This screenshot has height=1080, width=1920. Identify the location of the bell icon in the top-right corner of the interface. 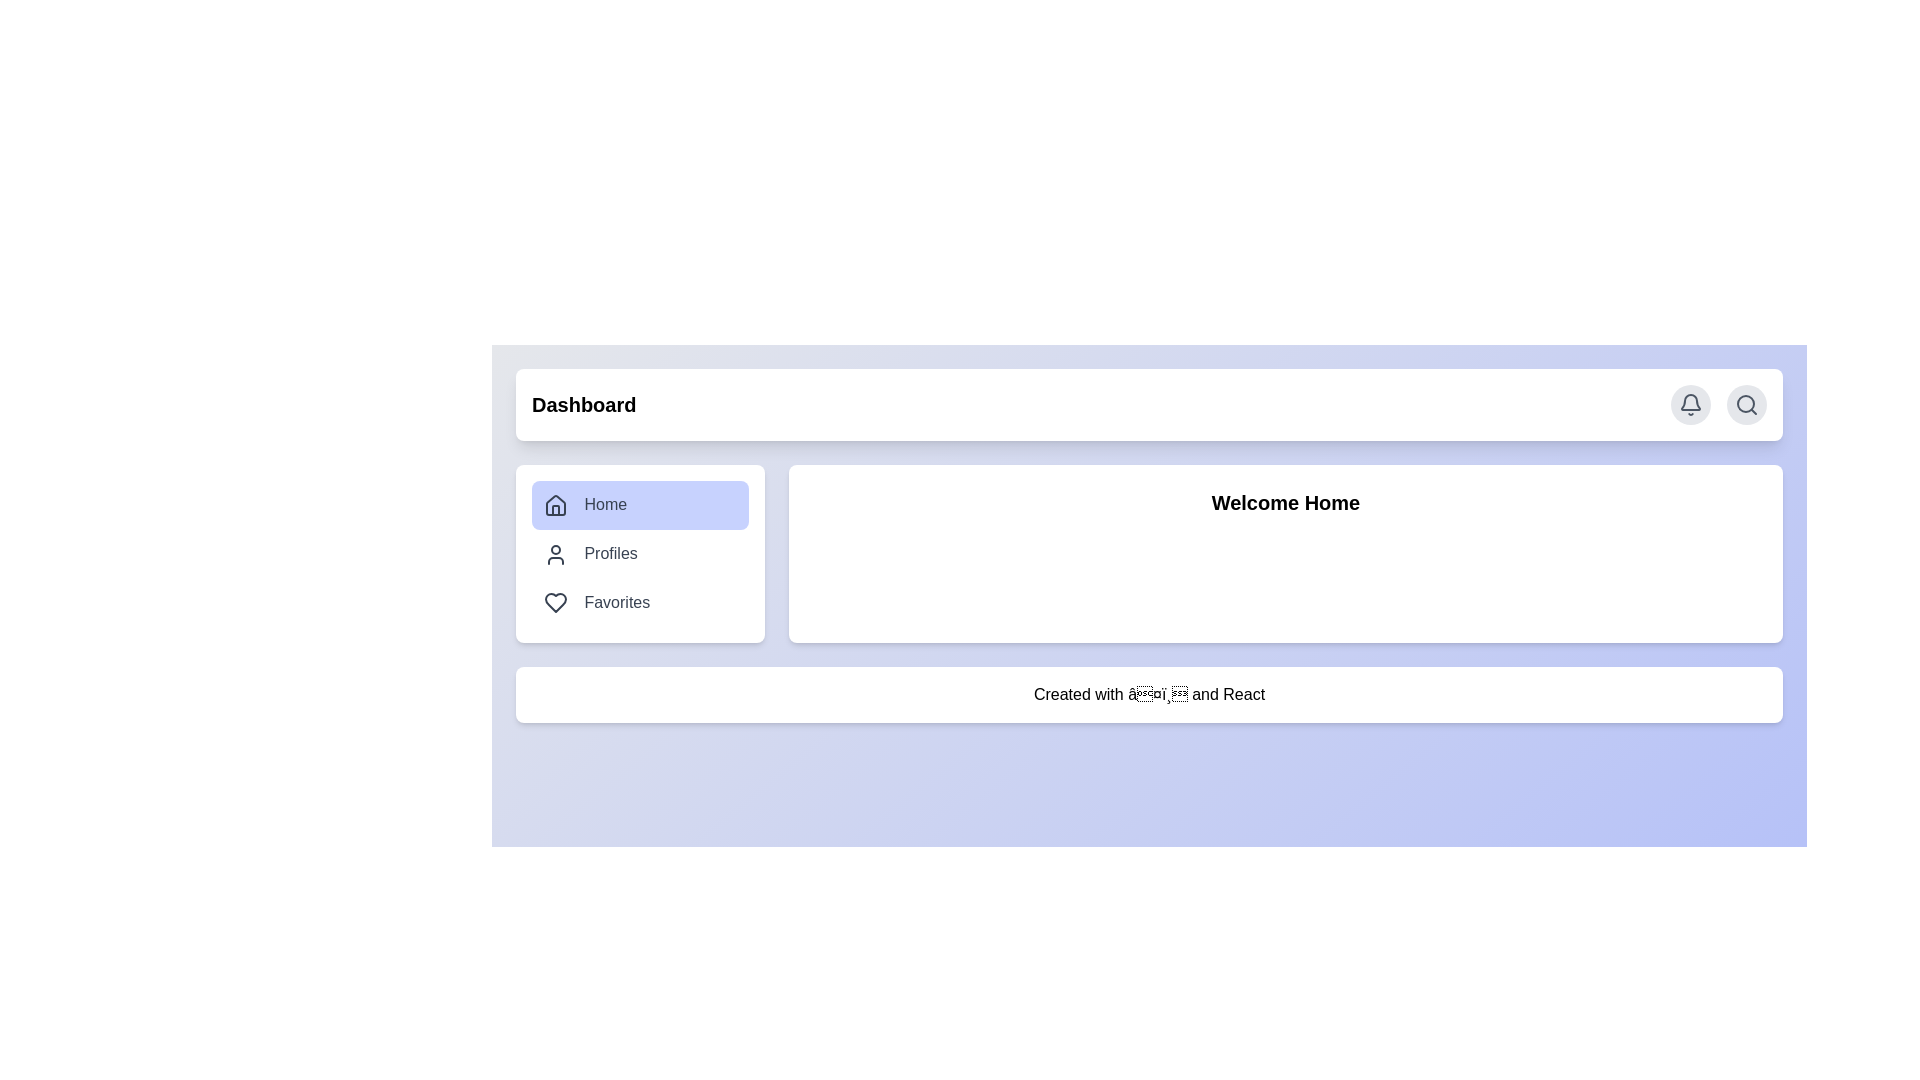
(1689, 405).